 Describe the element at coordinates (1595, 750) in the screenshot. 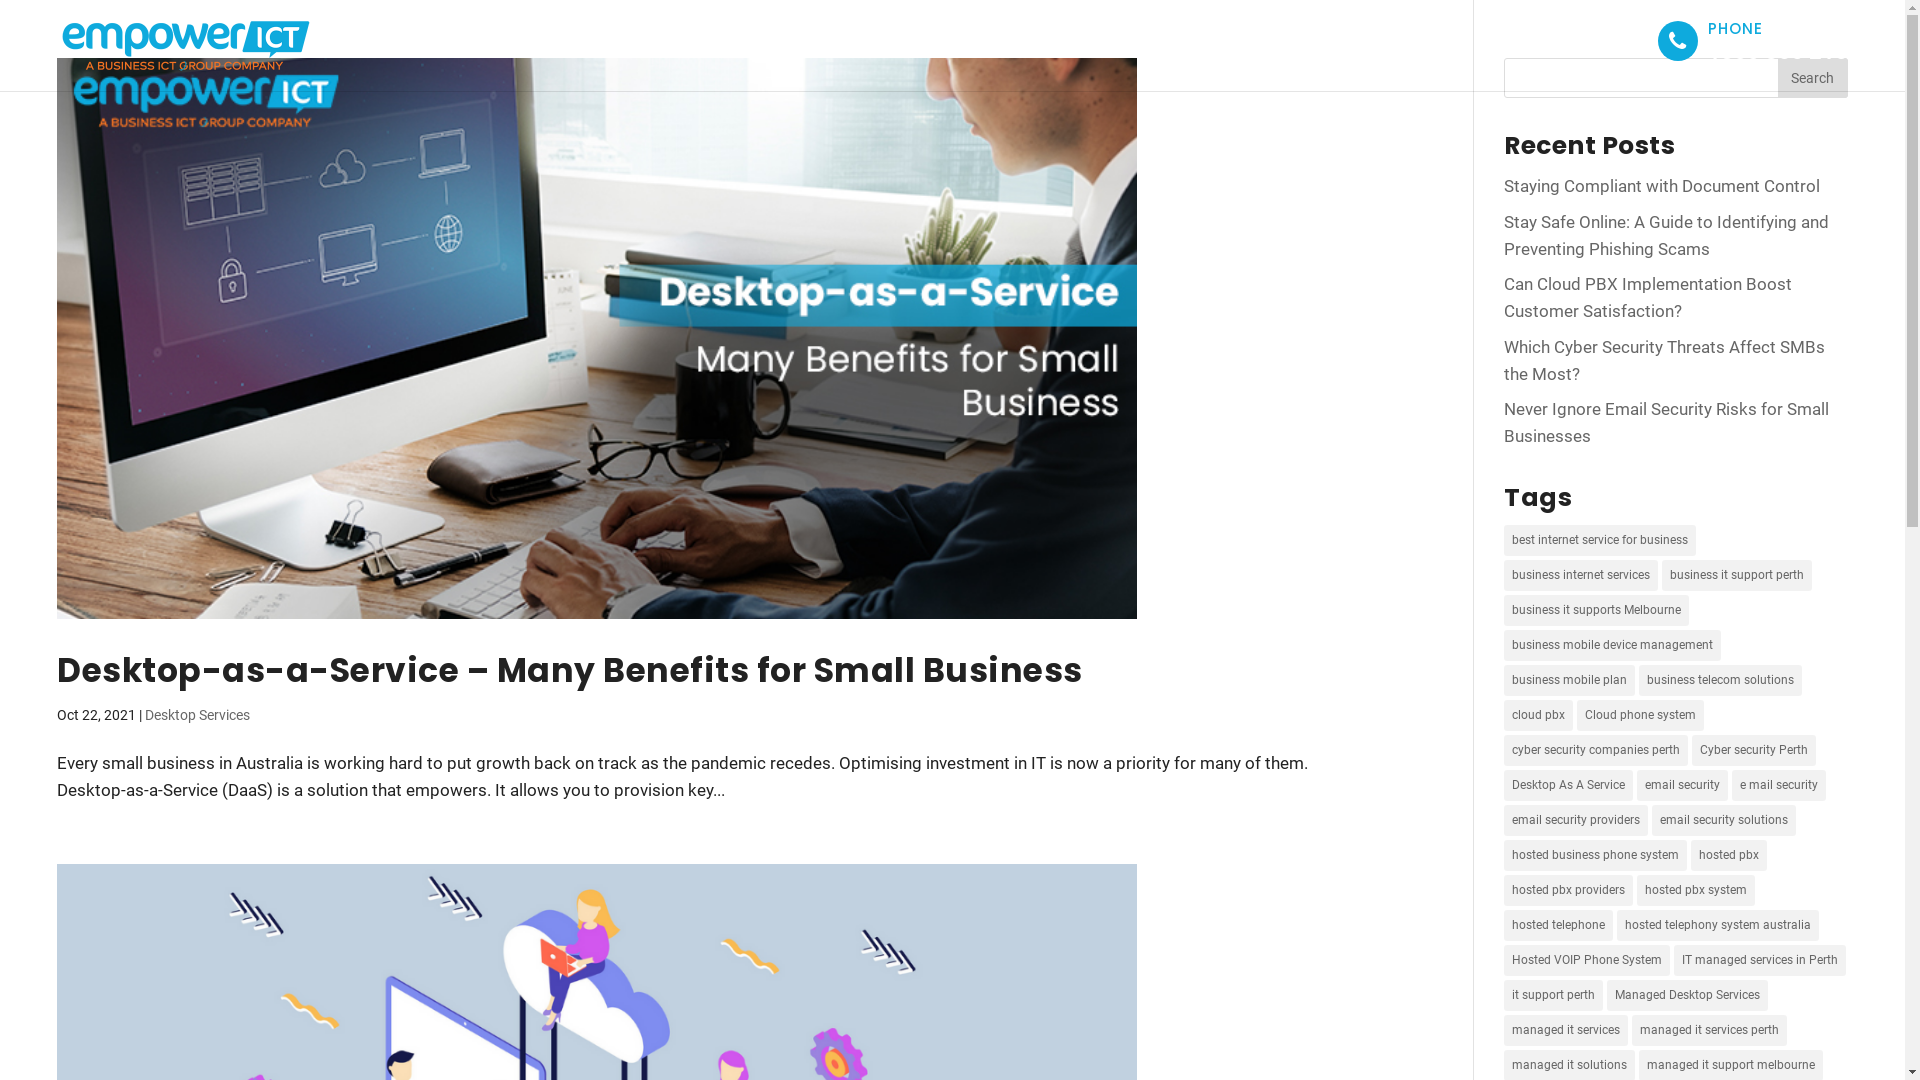

I see `'cyber security companies perth'` at that location.